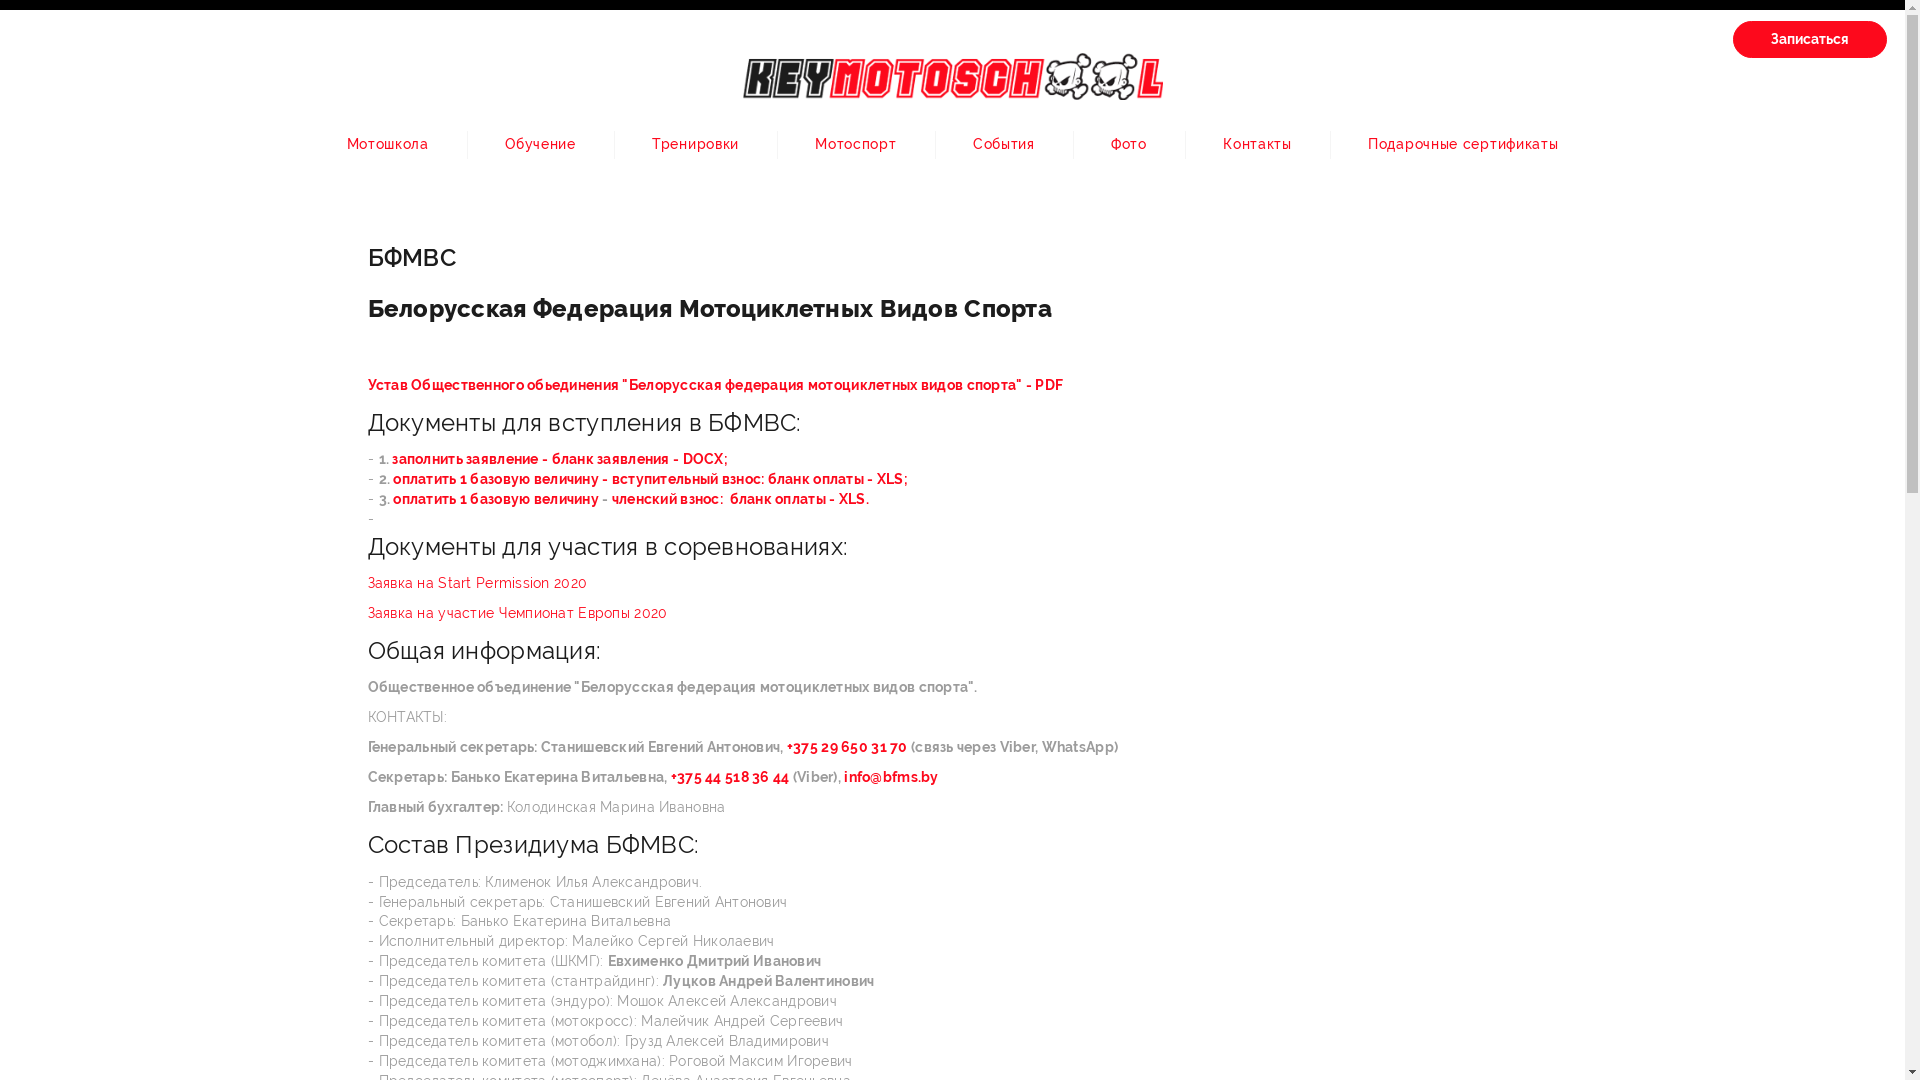 The width and height of the screenshot is (1920, 1080). Describe the element at coordinates (729, 775) in the screenshot. I see `'+375 44 518 36 44'` at that location.